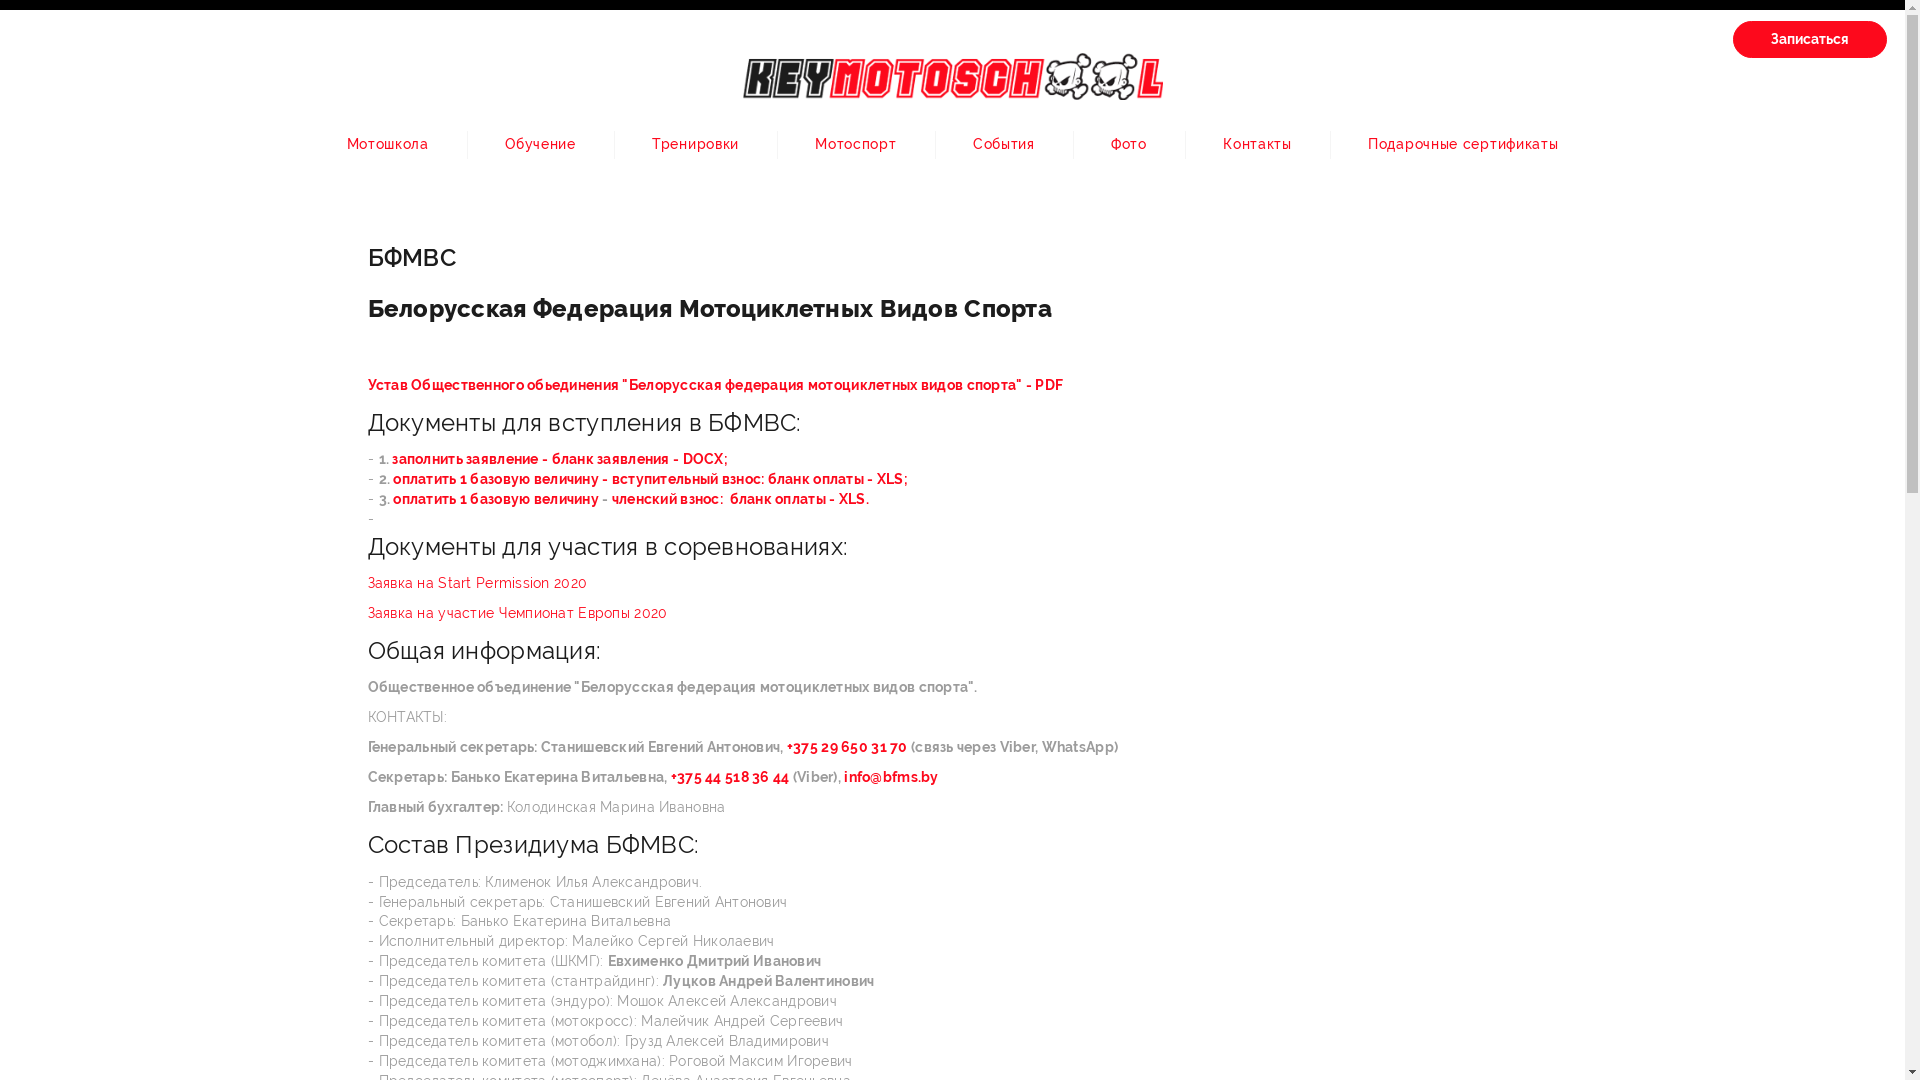 The width and height of the screenshot is (1920, 1080). Describe the element at coordinates (729, 775) in the screenshot. I see `'+375 44 518 36 44'` at that location.